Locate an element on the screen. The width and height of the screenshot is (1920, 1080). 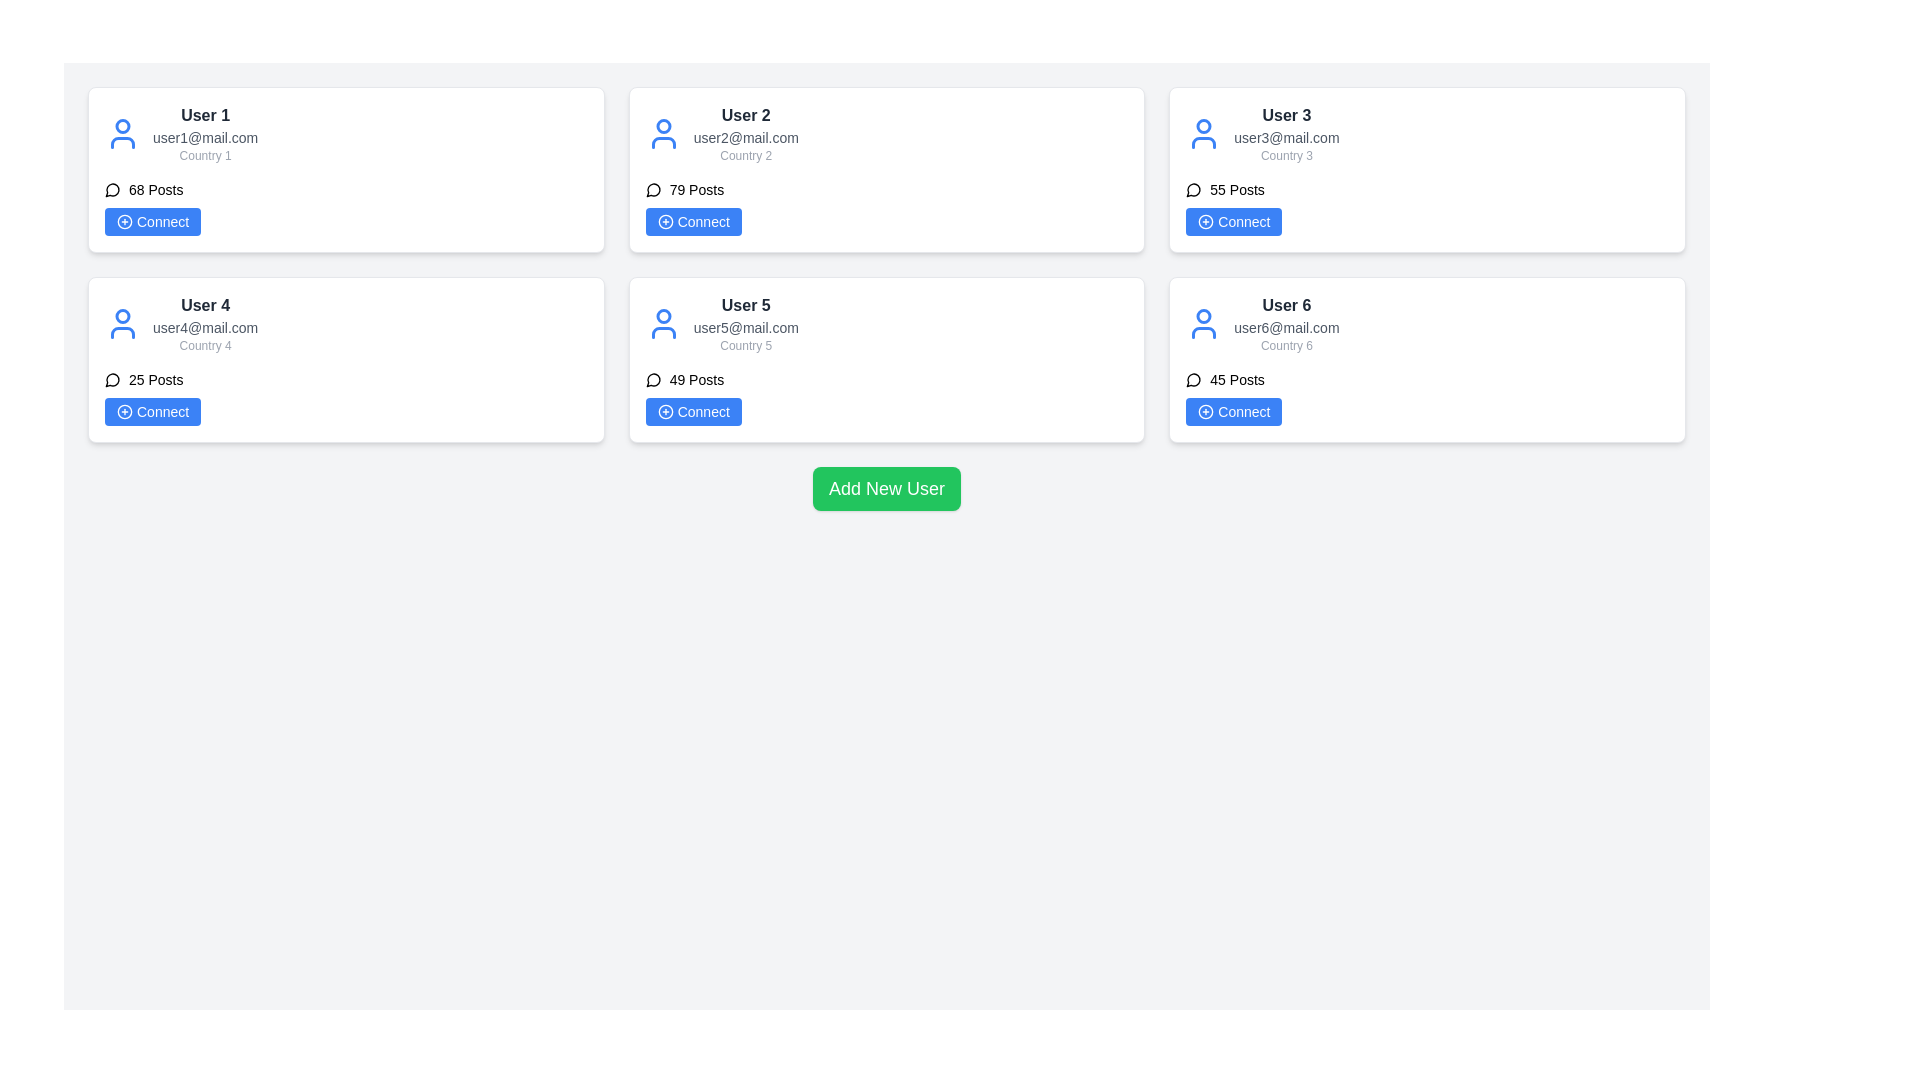
the small circular blue icon with a white plus sign located within the 'Connect' button under the profile of User 6 in the user card layout is located at coordinates (1205, 411).